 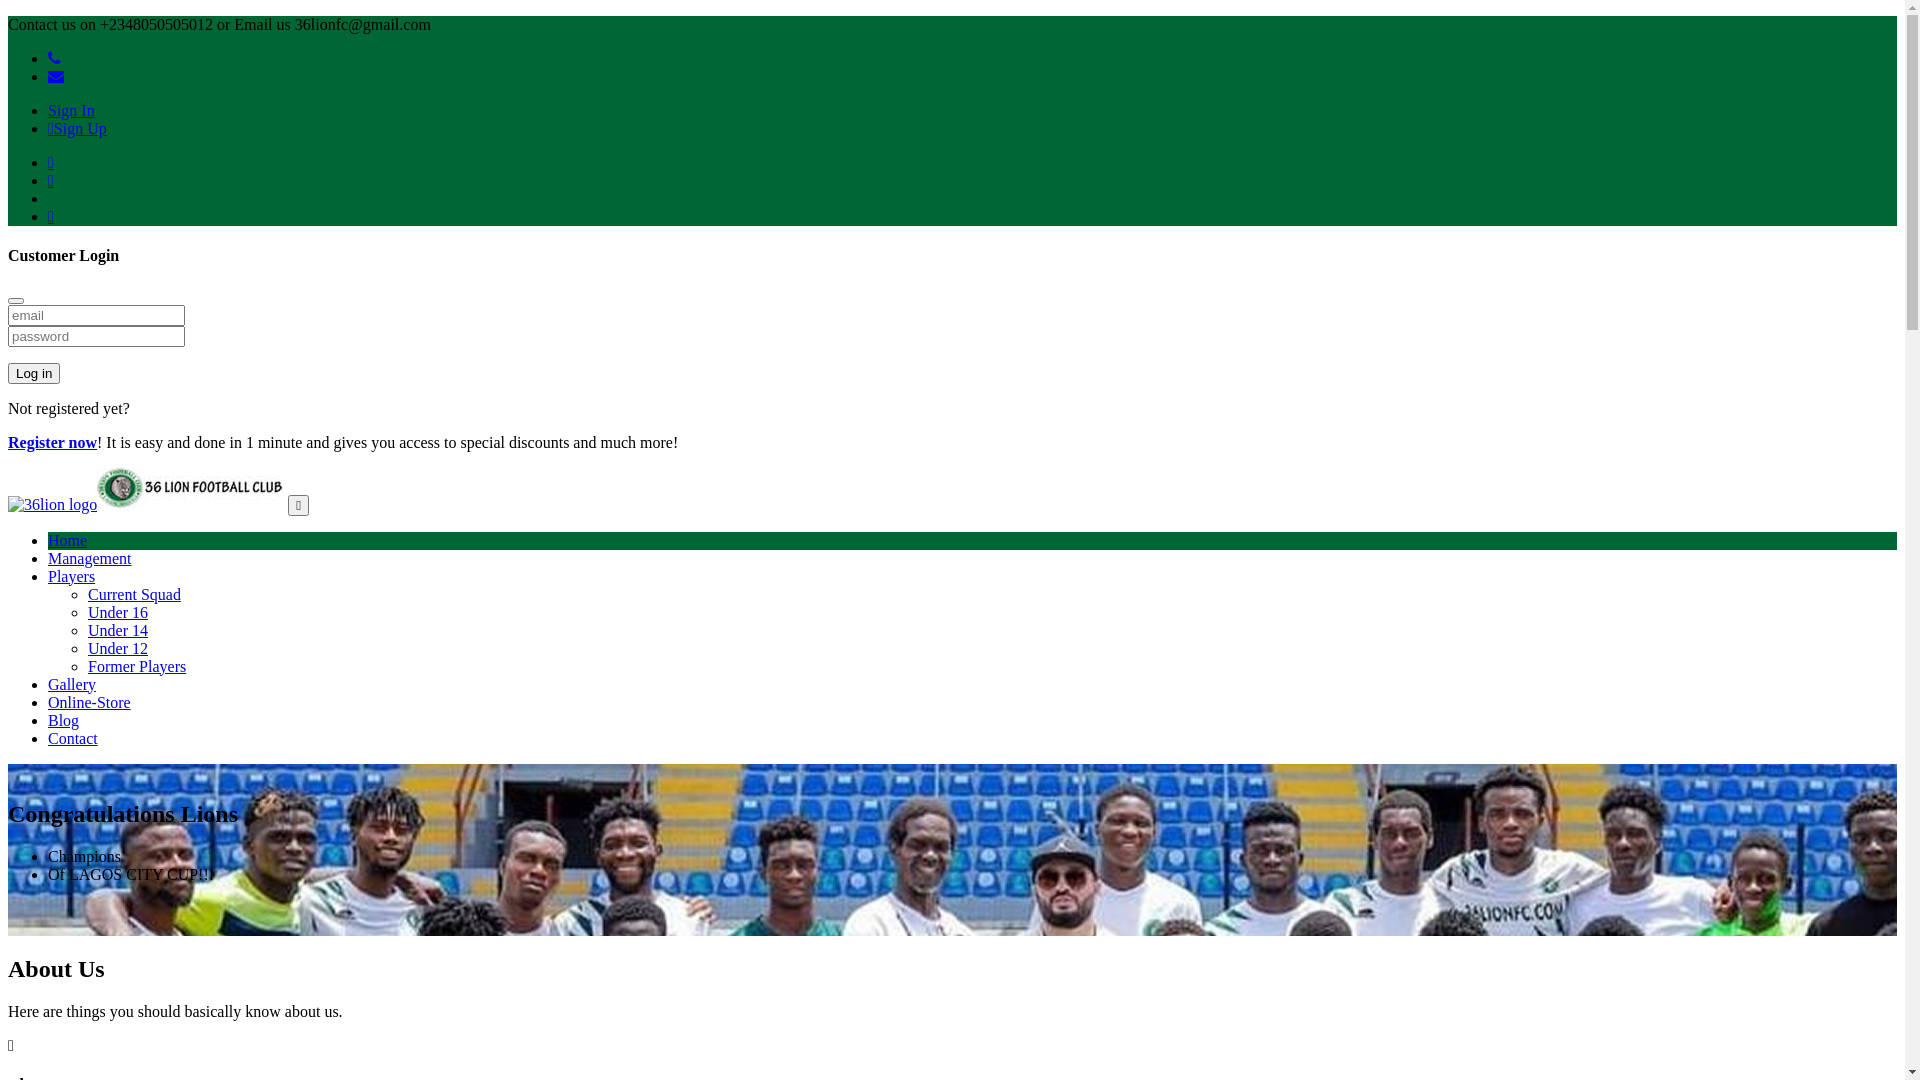 I want to click on '36 Lion FC - go to homepage', so click(x=144, y=503).